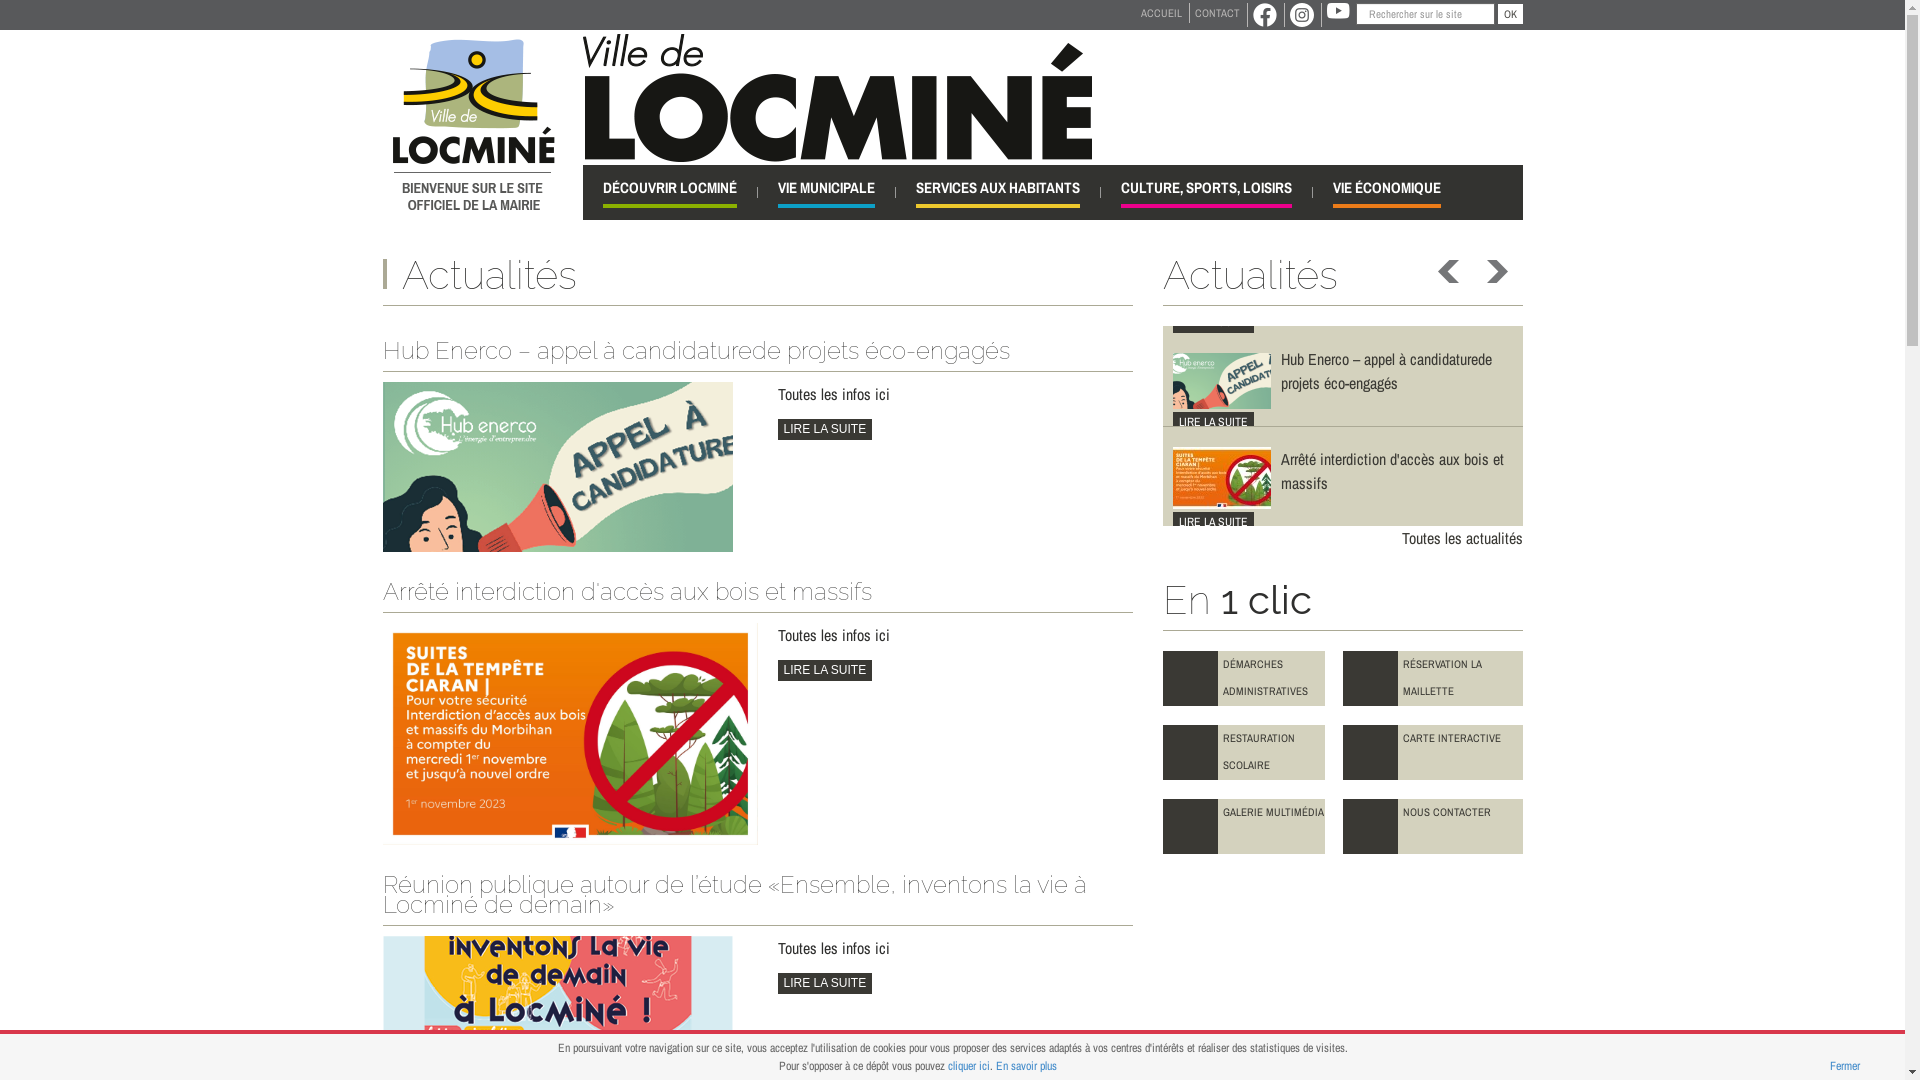 Image resolution: width=1920 pixels, height=1080 pixels. Describe the element at coordinates (1026, 1064) in the screenshot. I see `'En savoir plus'` at that location.